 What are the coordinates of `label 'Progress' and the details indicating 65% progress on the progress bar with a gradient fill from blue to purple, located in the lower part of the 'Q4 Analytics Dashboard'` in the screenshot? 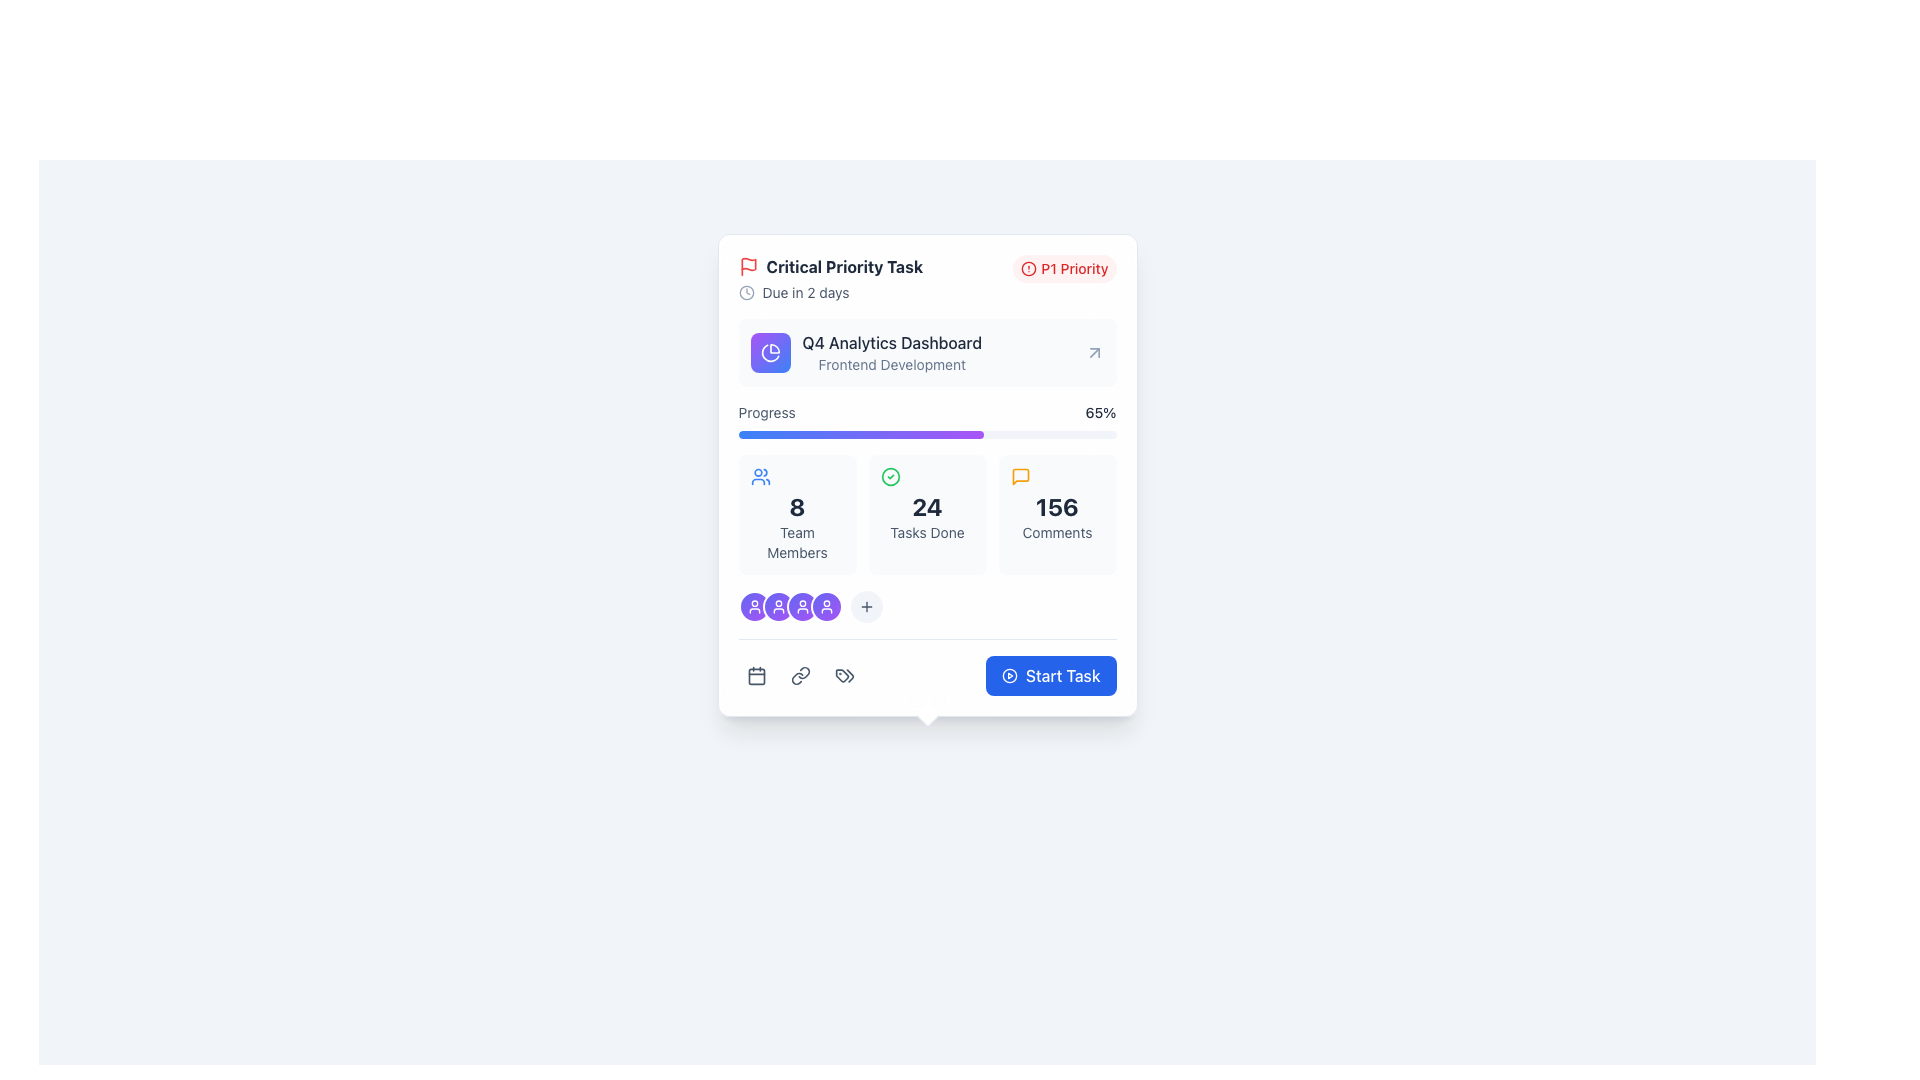 It's located at (926, 419).